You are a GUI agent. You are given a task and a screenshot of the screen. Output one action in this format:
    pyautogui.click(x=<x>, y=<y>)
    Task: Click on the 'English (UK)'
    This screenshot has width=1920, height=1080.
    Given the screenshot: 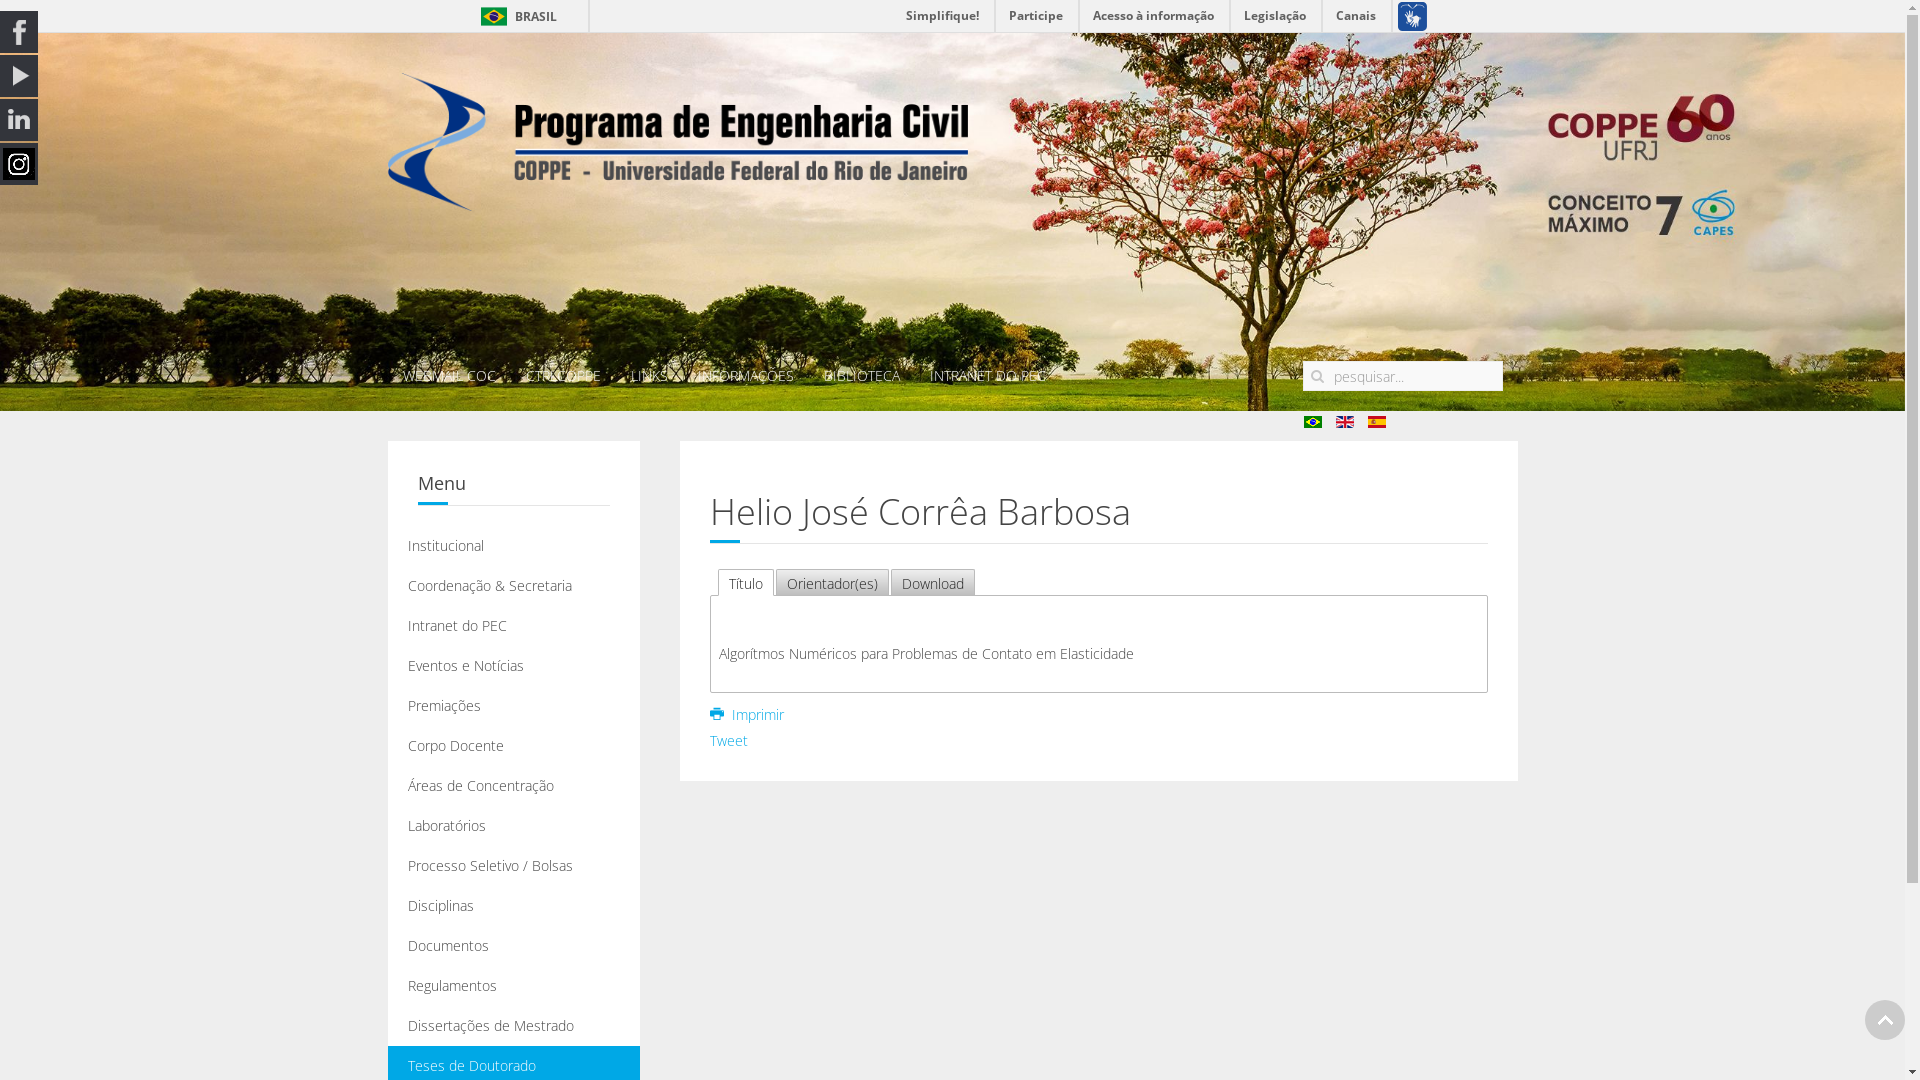 What is the action you would take?
    pyautogui.click(x=1344, y=420)
    